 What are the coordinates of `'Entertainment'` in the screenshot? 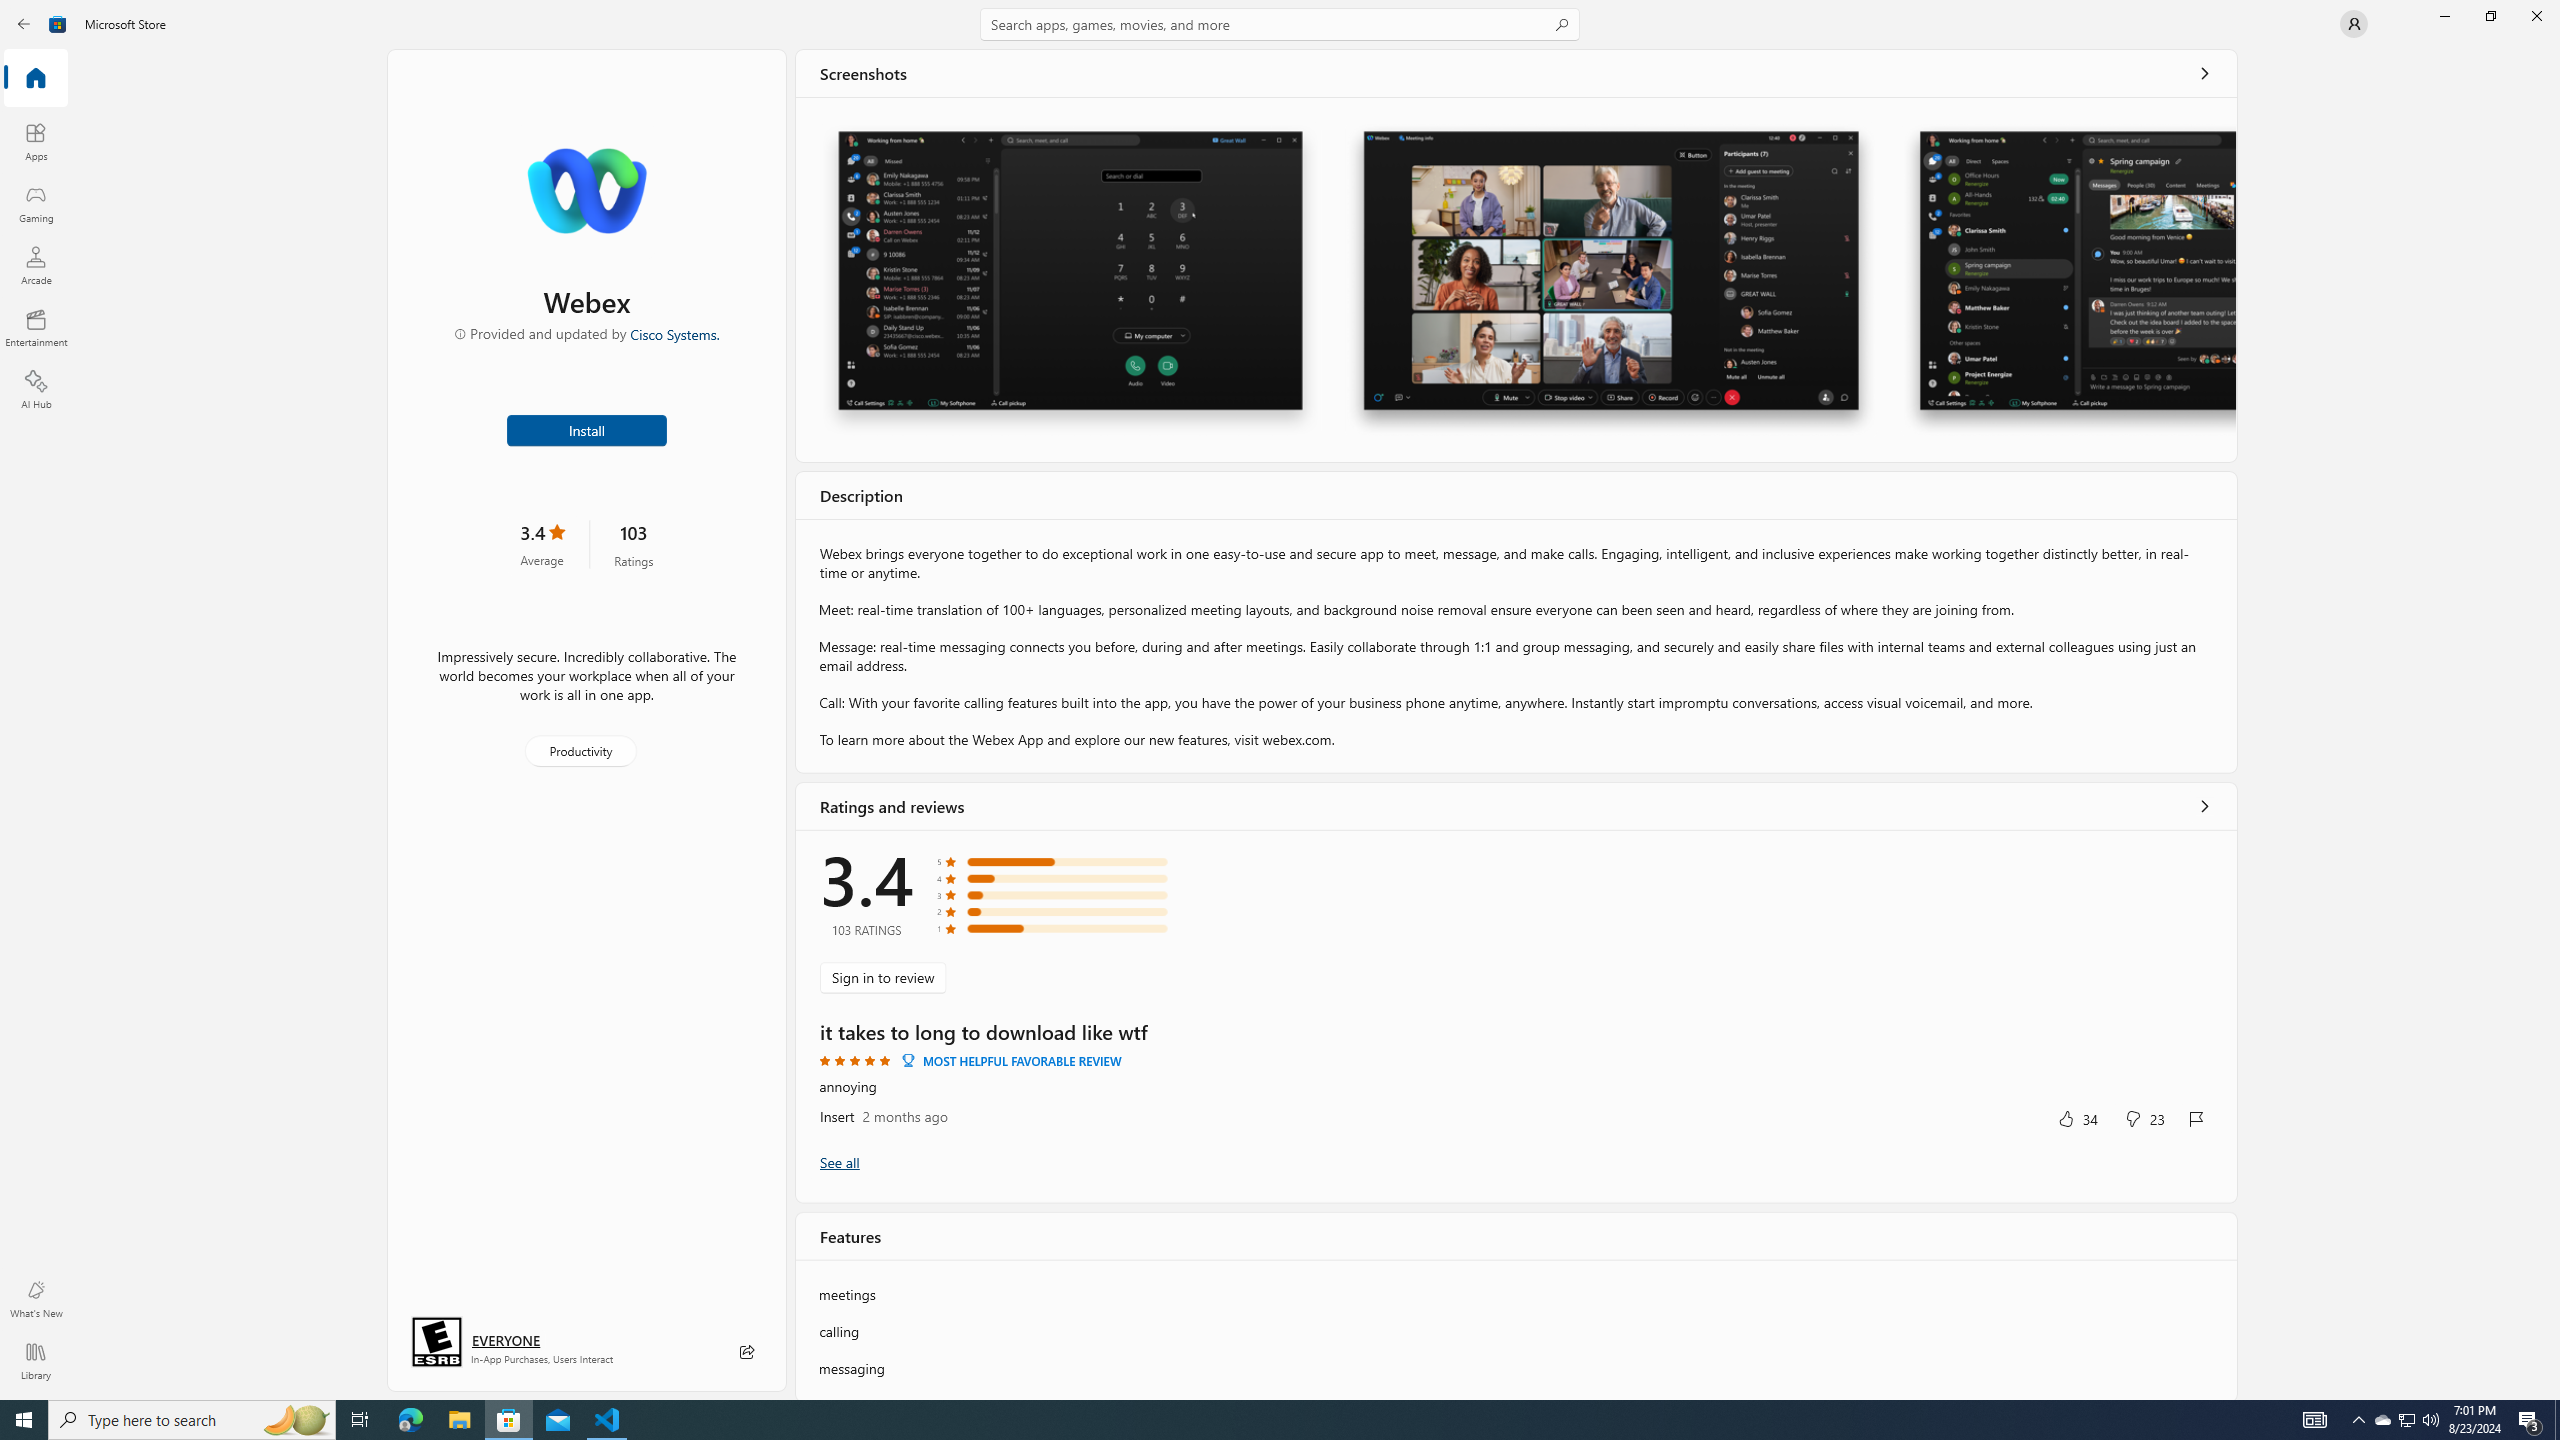 It's located at (34, 326).